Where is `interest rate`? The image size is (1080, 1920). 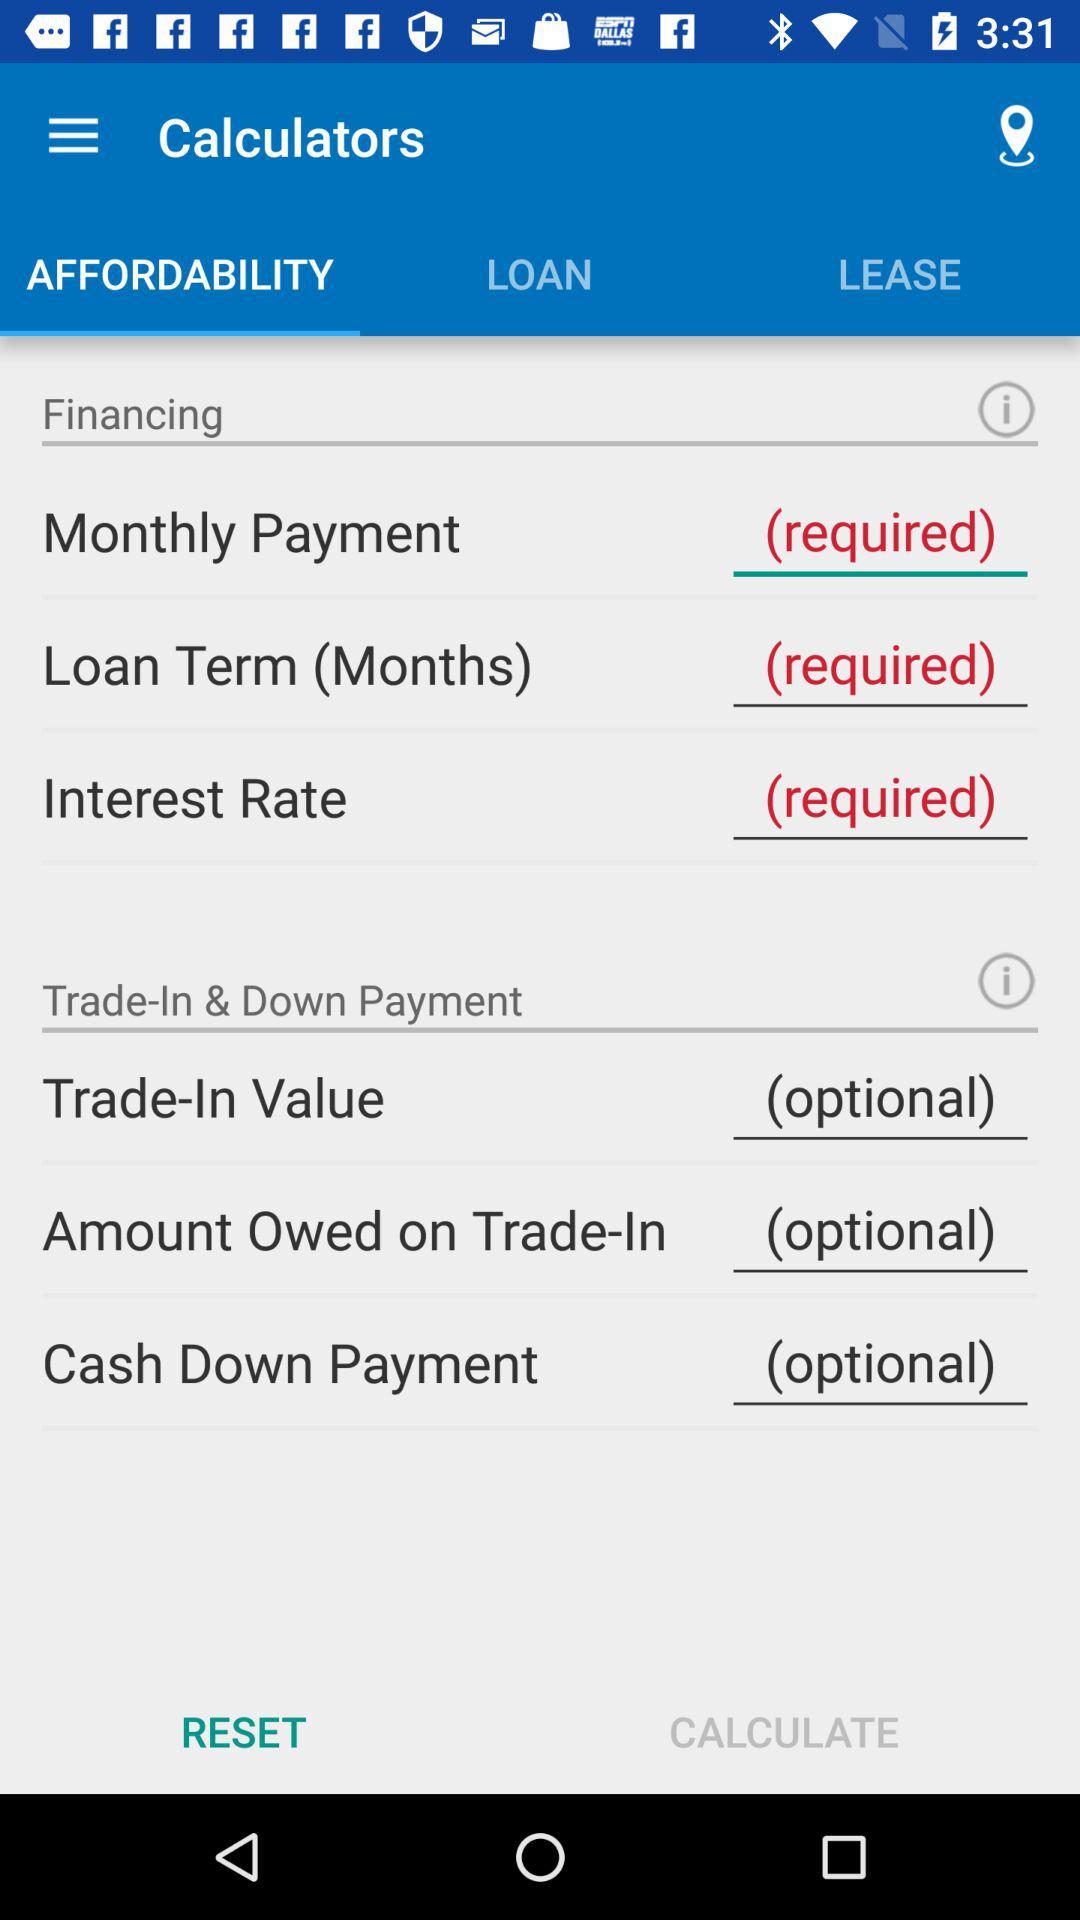 interest rate is located at coordinates (879, 795).